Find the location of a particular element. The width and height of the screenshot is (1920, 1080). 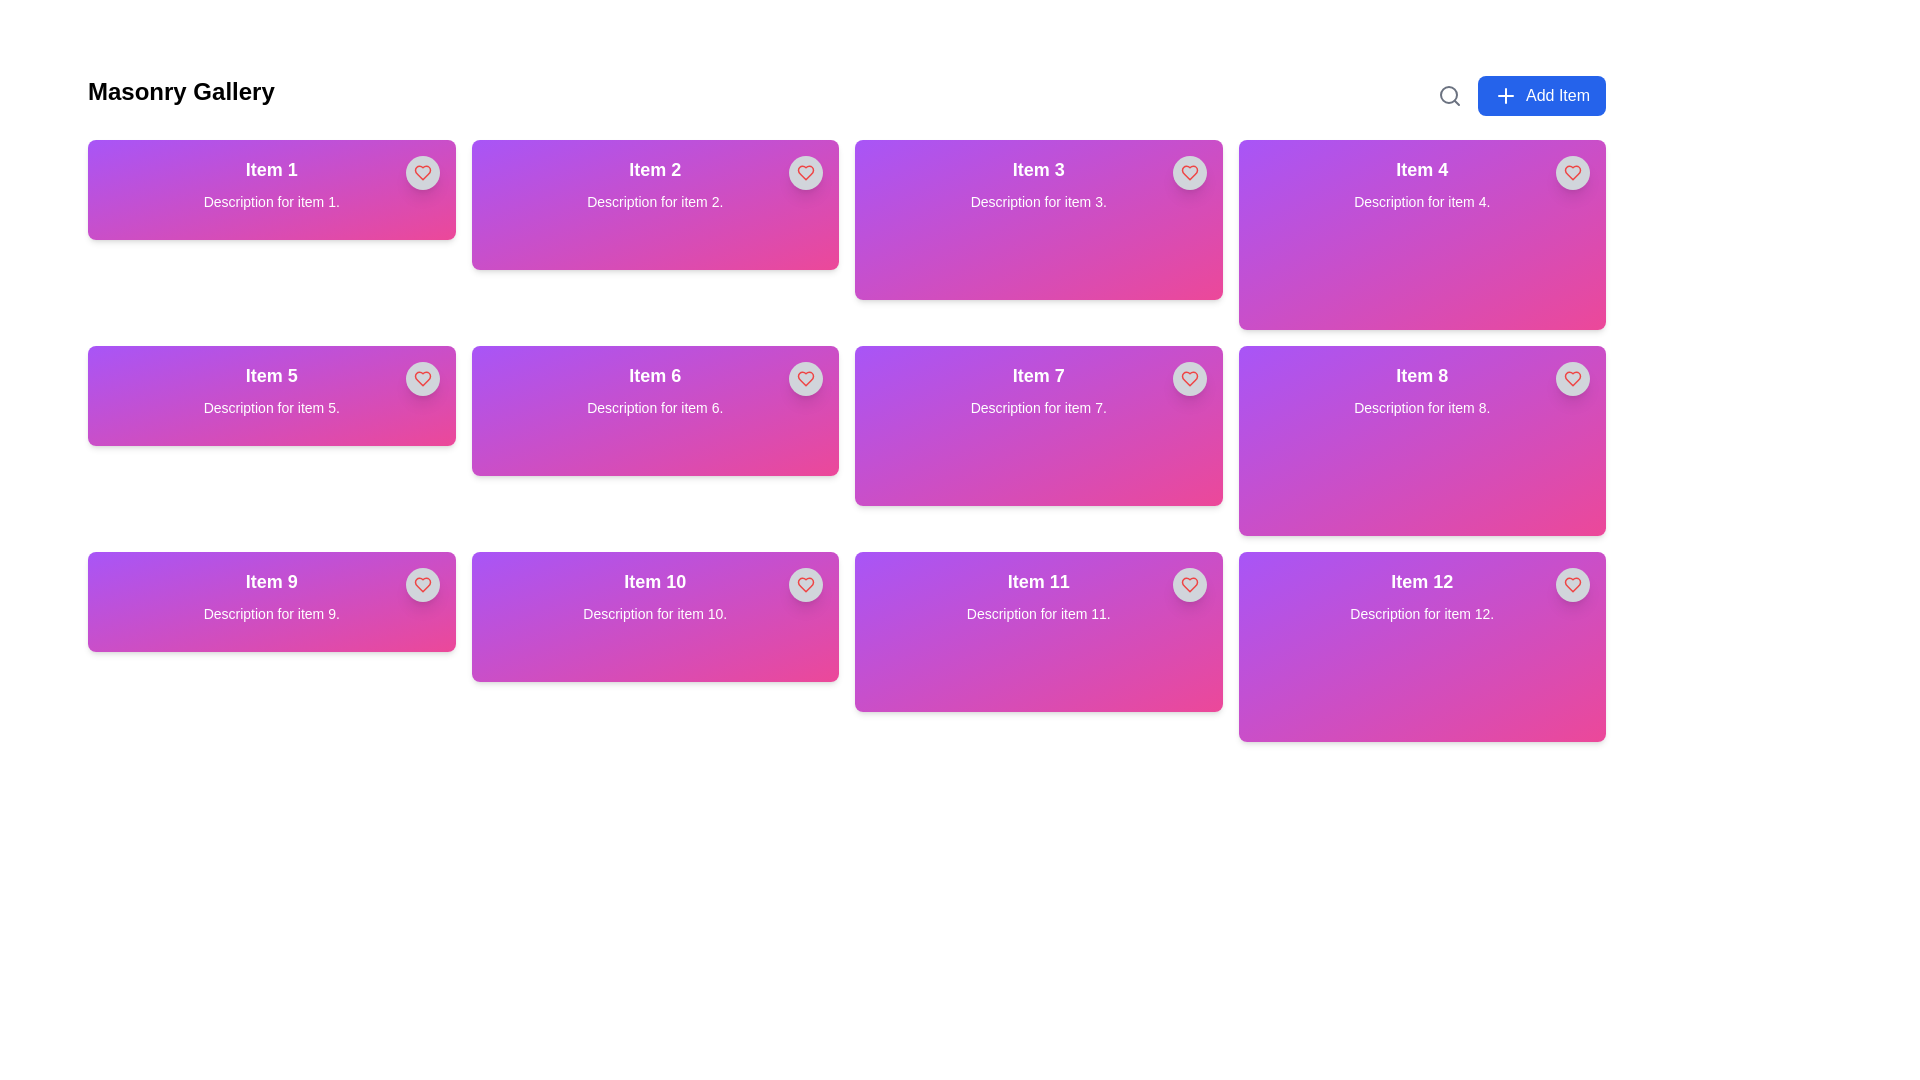

the heart icon located at the top-right corner of the card titled 'Item 8' is located at coordinates (1572, 378).